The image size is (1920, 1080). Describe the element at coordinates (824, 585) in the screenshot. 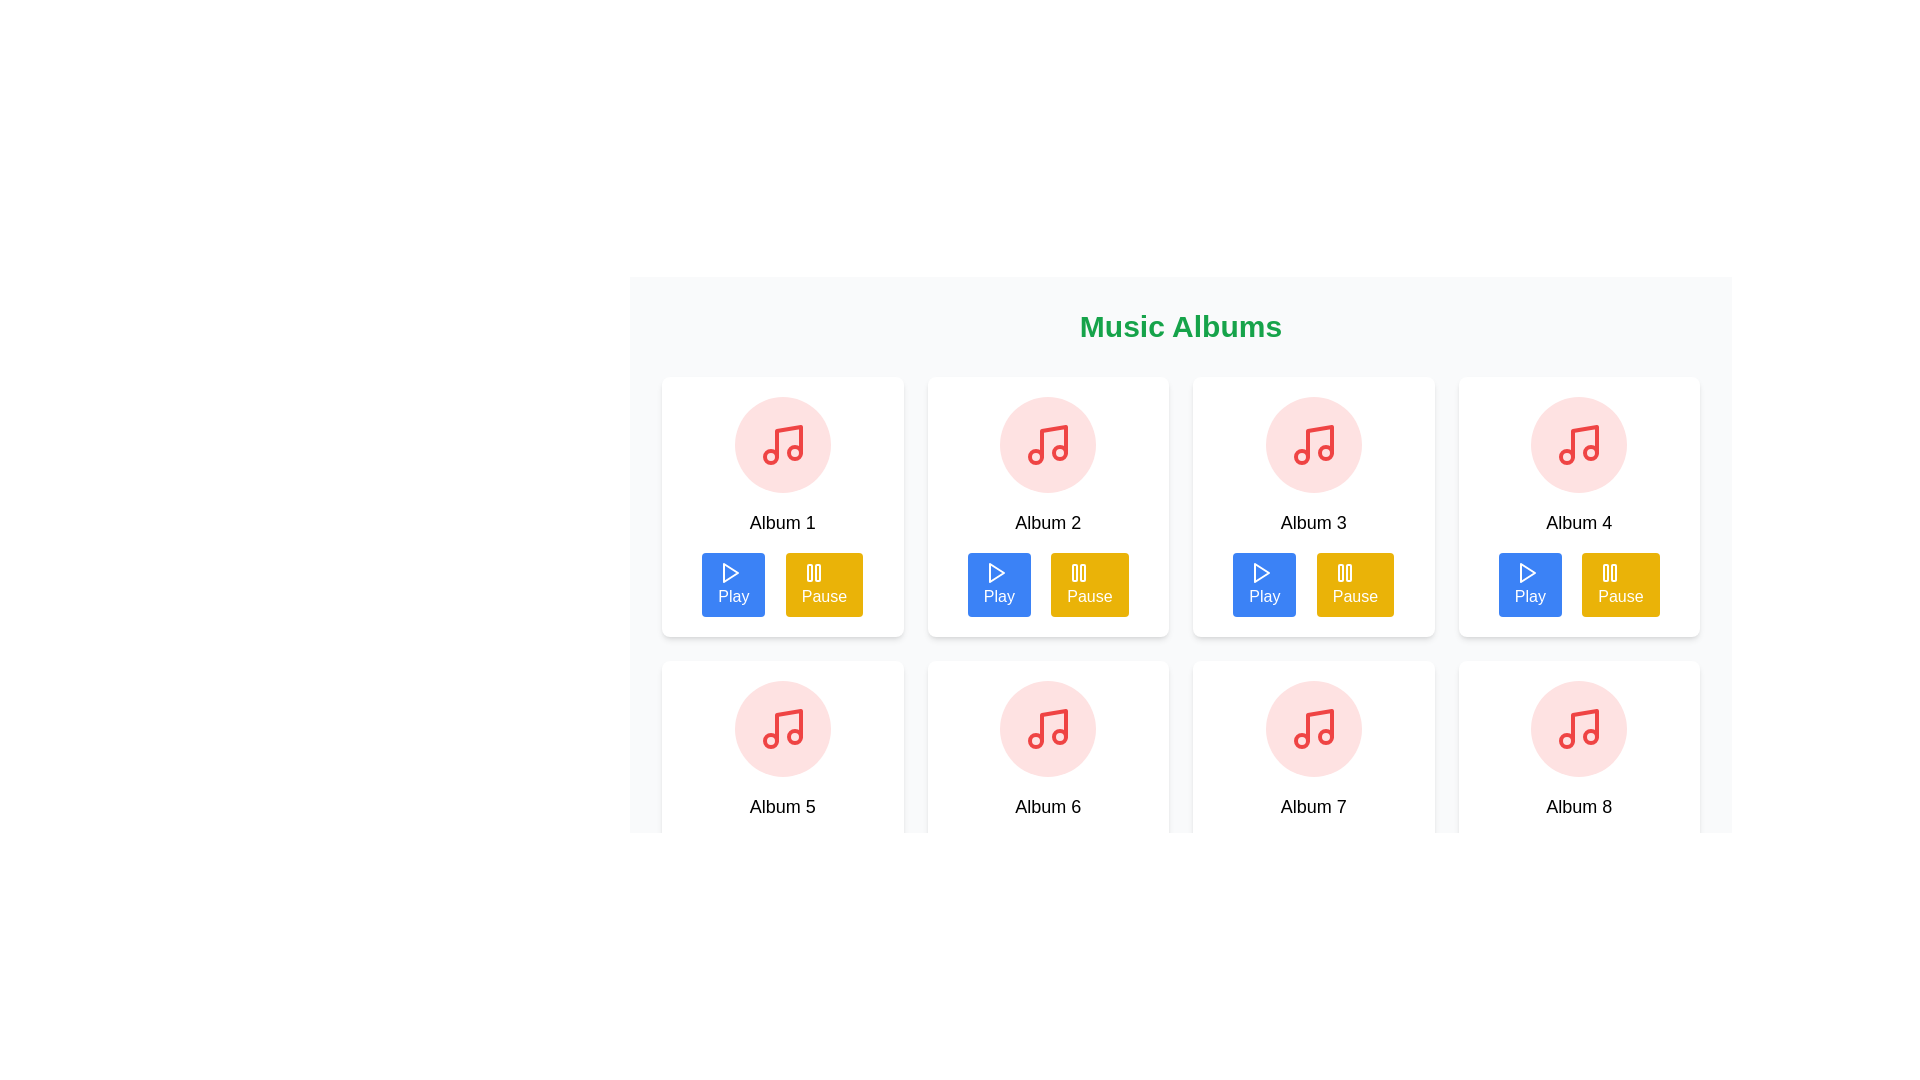

I see `the pause button located to the right of the blue 'Play' button in the button group beneath the music album card` at that location.